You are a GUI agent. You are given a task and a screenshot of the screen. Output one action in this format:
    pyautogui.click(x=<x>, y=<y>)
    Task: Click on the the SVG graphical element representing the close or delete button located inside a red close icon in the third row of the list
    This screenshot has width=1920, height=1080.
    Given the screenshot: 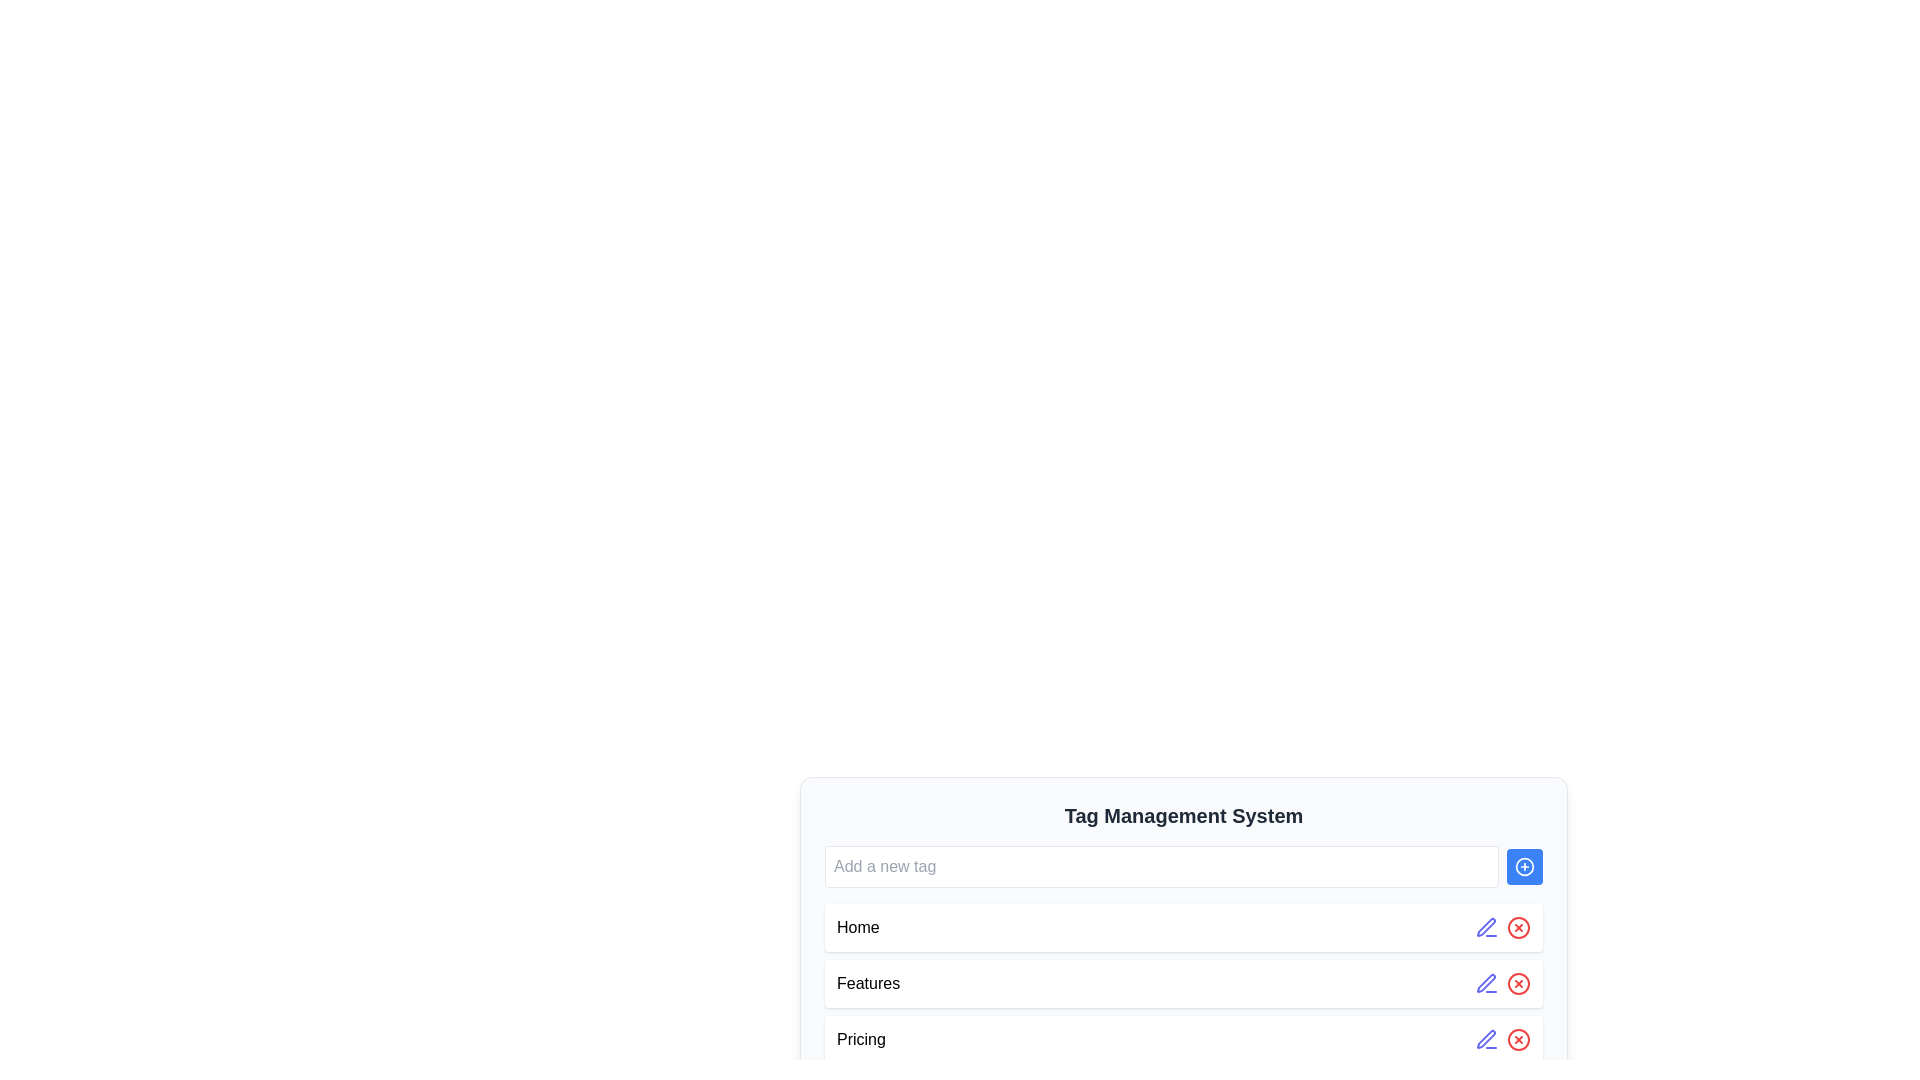 What is the action you would take?
    pyautogui.click(x=1518, y=1039)
    